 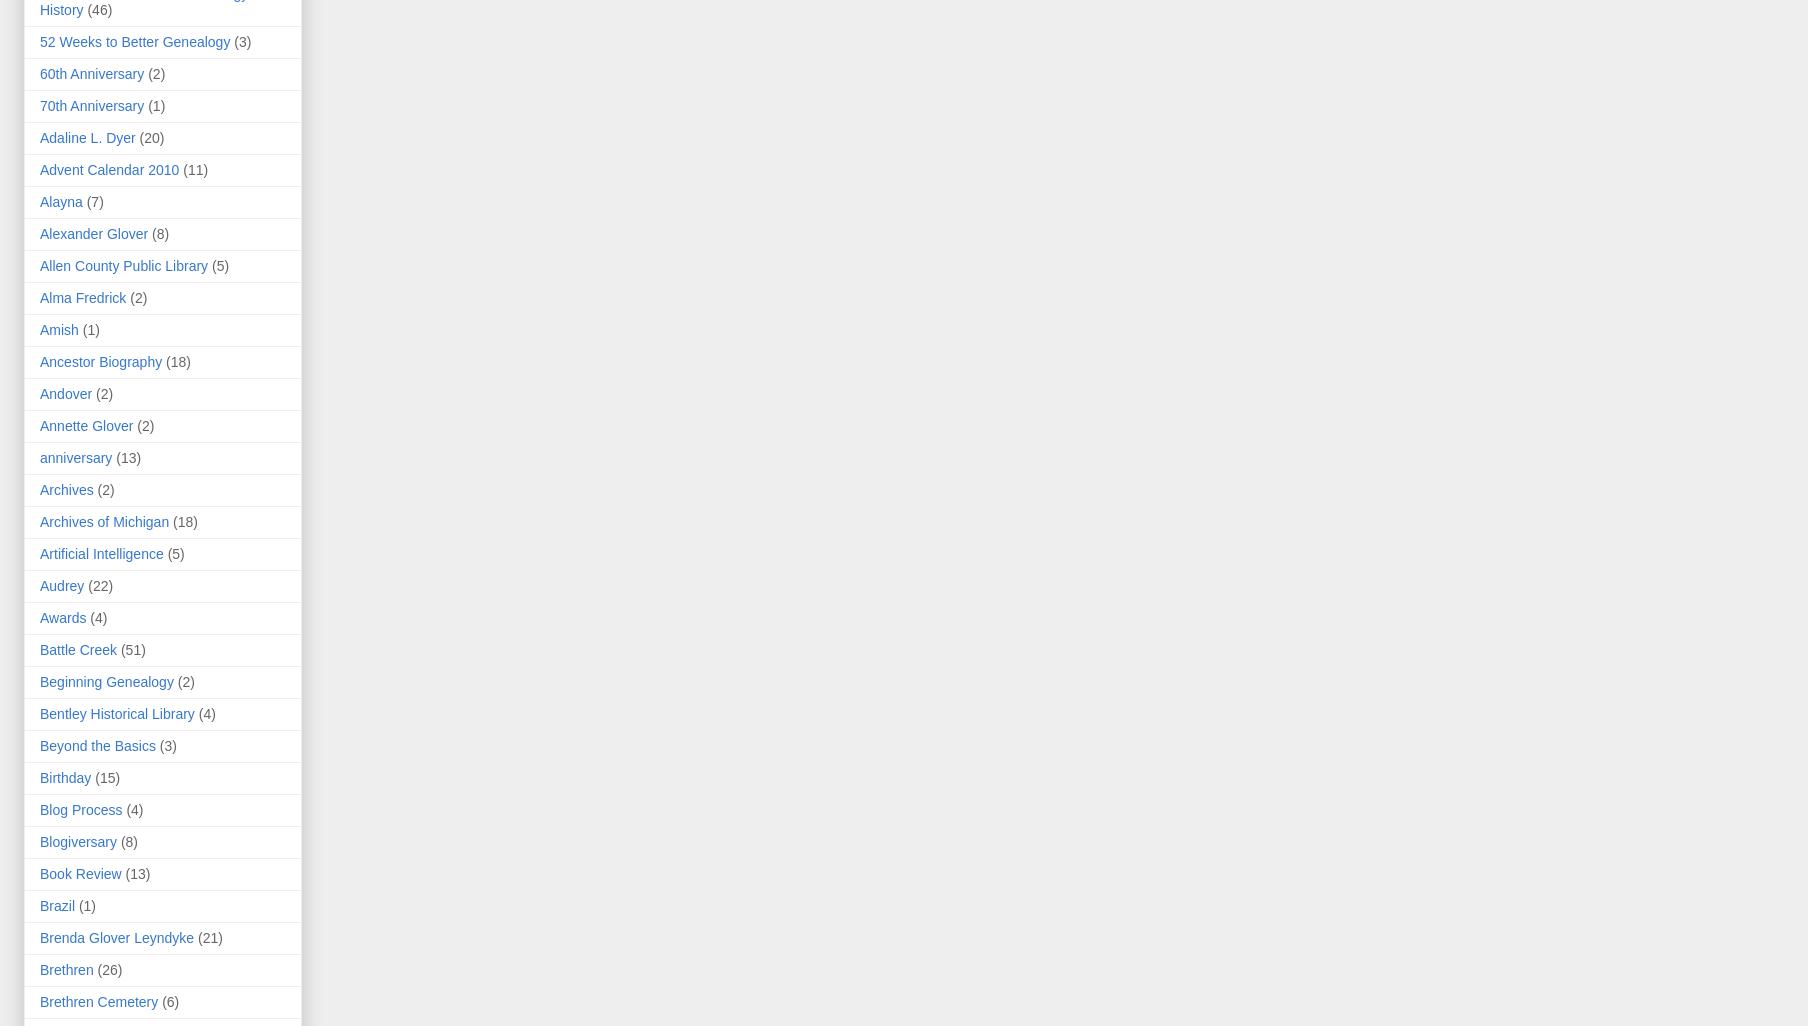 What do you see at coordinates (91, 72) in the screenshot?
I see `'60th Anniversary'` at bounding box center [91, 72].